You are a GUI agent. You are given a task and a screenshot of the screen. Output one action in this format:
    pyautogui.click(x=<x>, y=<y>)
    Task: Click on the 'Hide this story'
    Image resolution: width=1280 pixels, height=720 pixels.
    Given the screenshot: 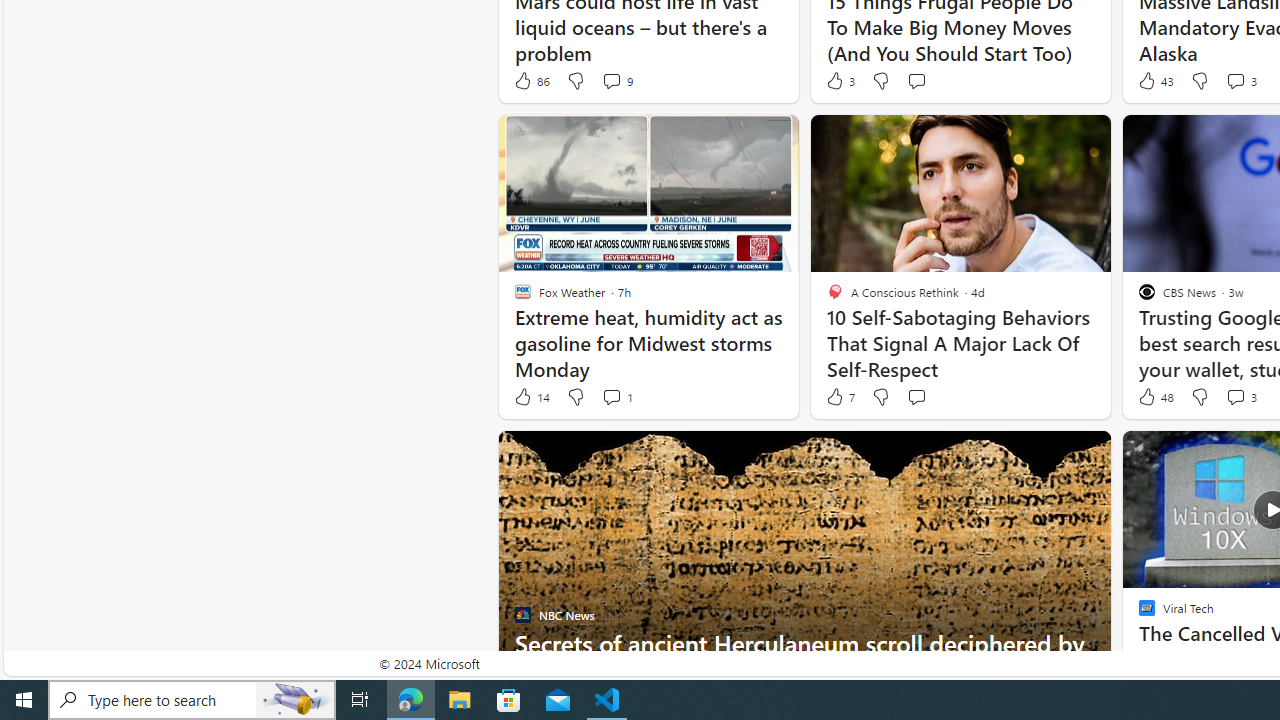 What is the action you would take?
    pyautogui.click(x=1049, y=455)
    